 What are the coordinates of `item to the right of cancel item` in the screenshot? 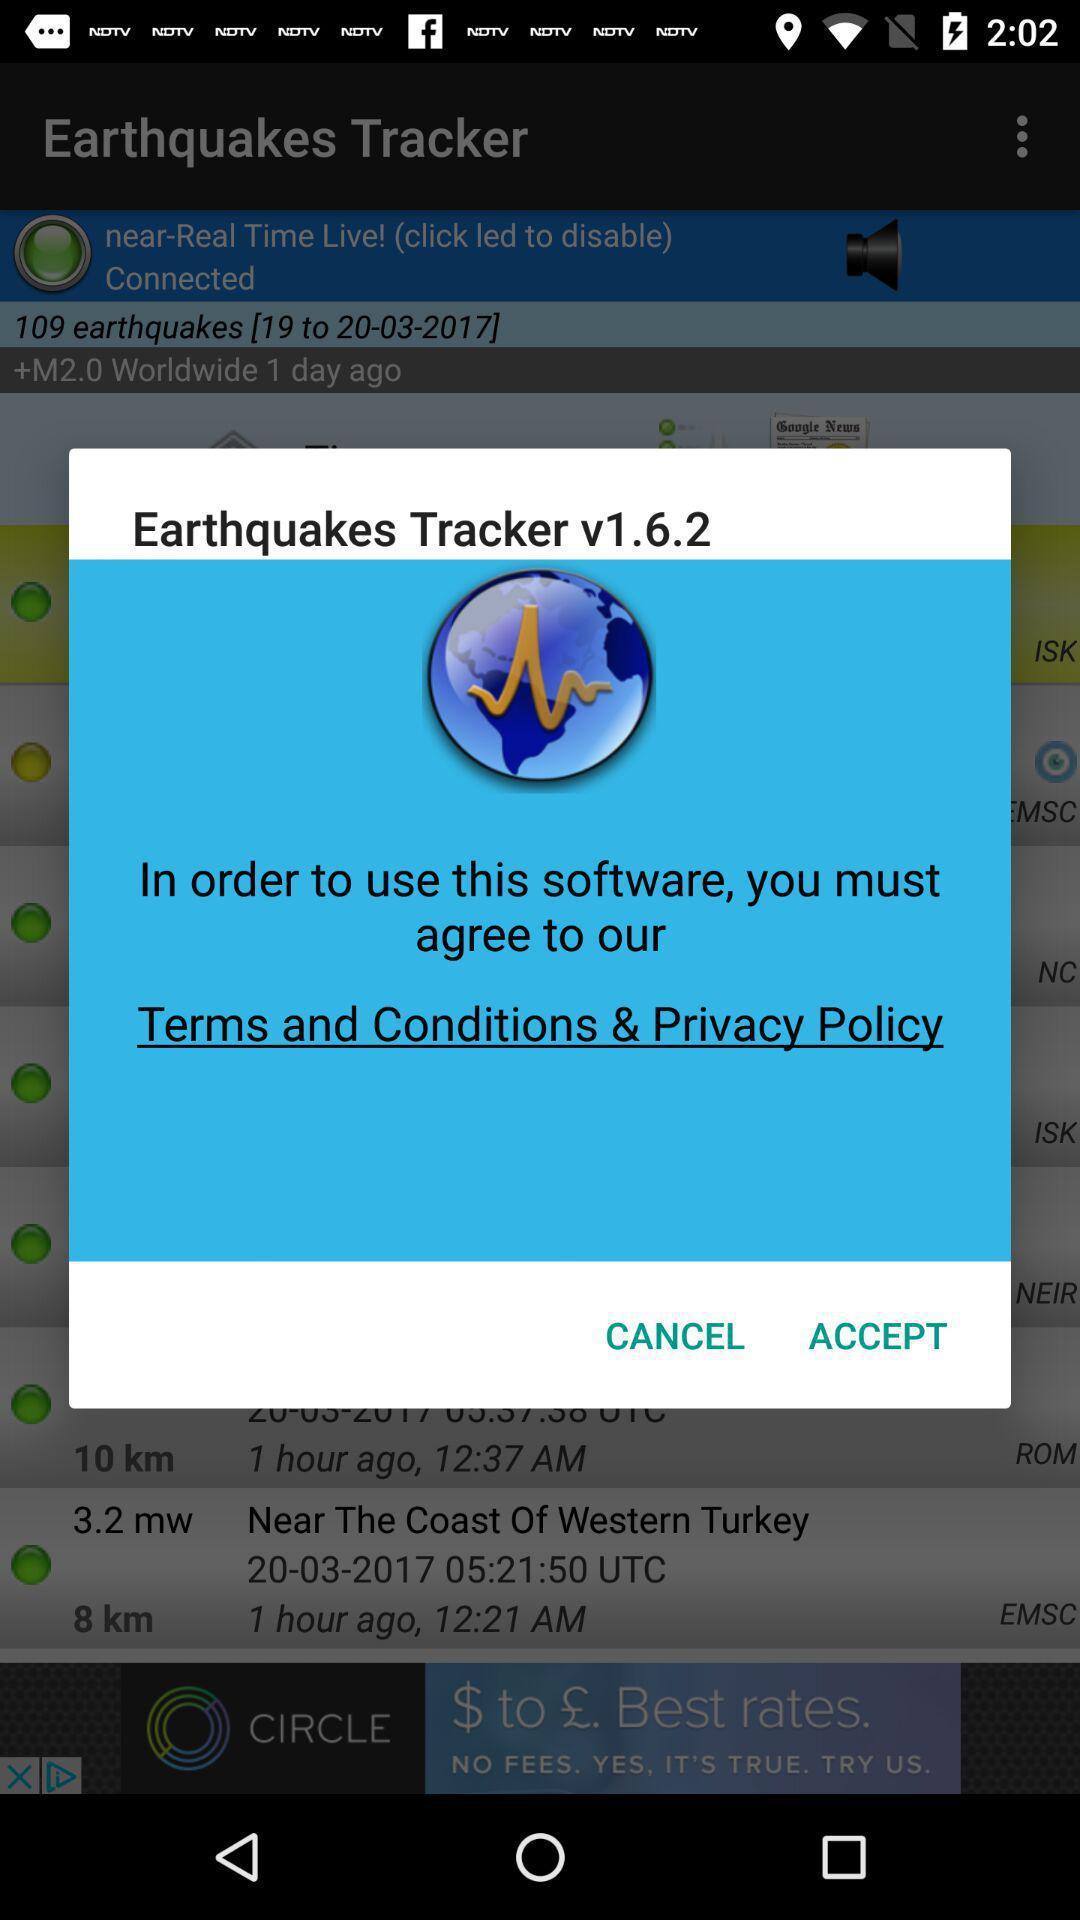 It's located at (877, 1334).